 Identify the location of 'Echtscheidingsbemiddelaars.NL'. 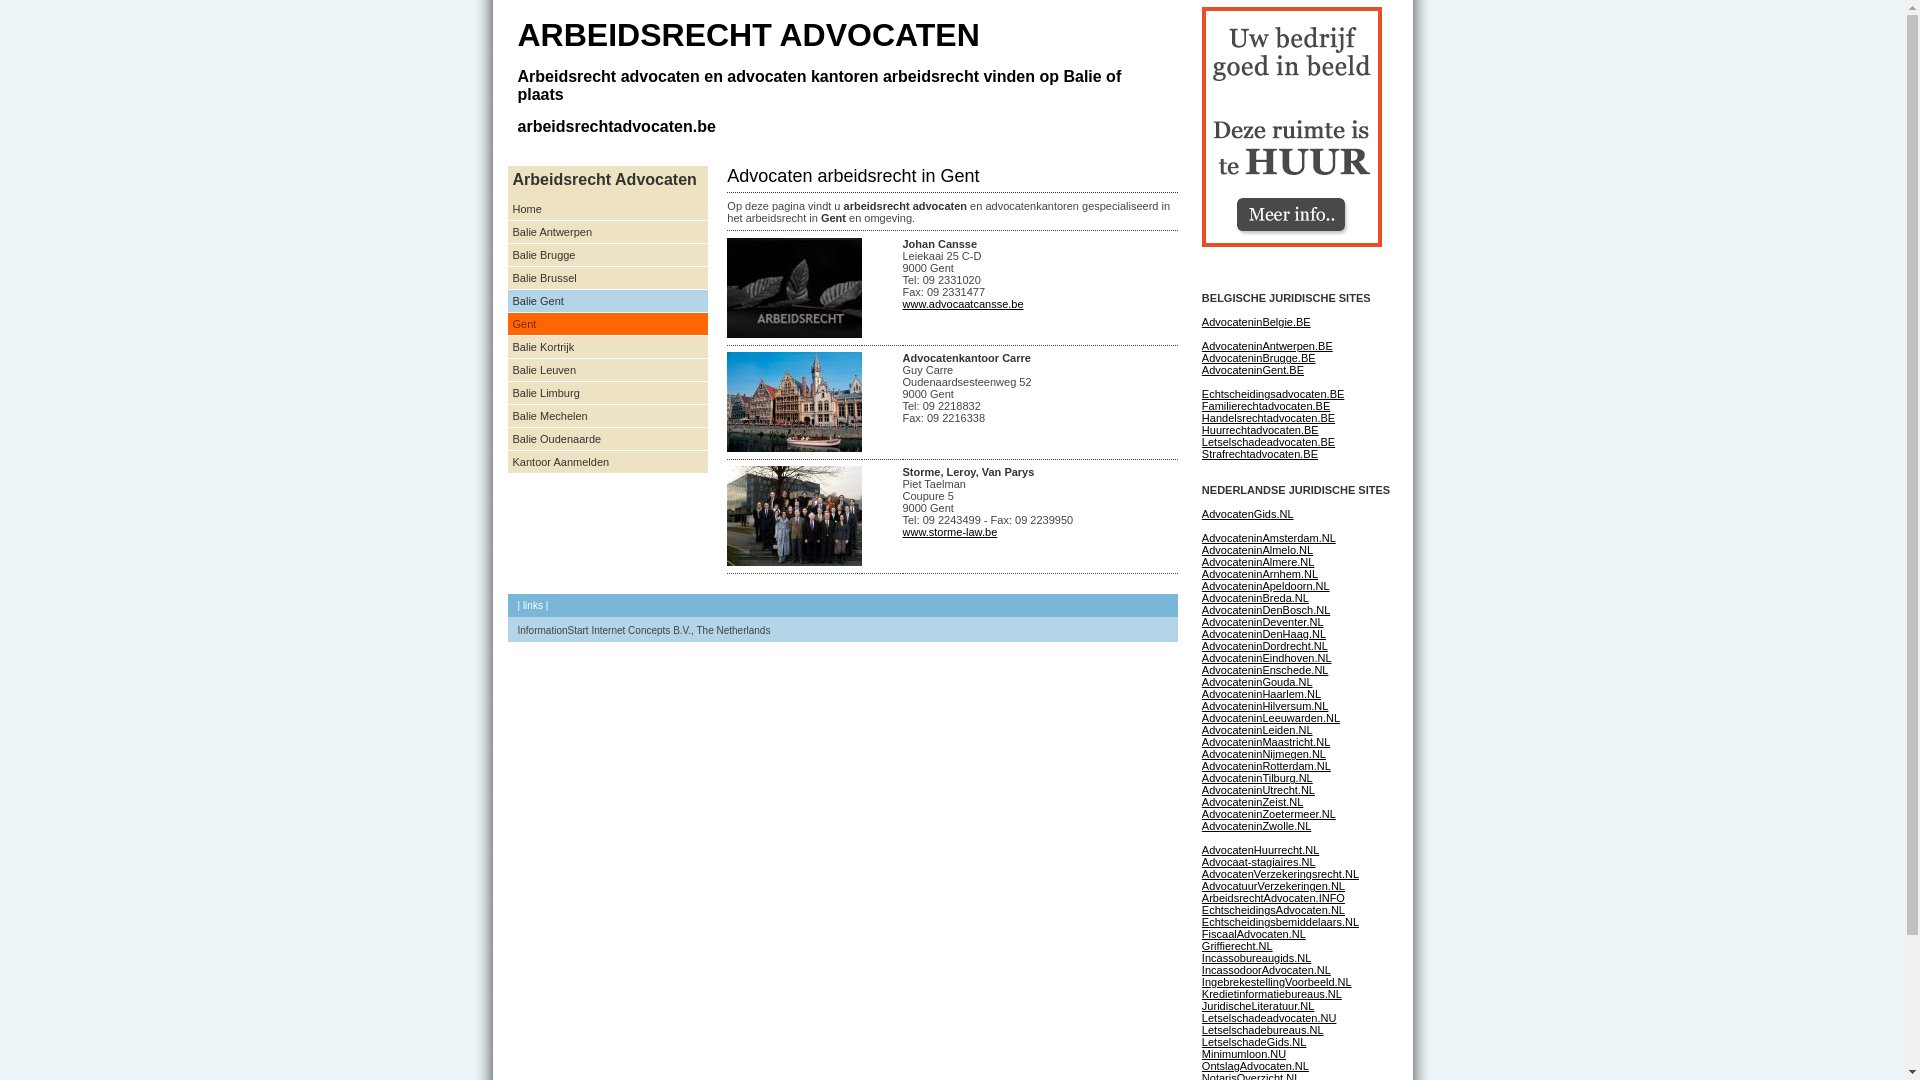
(1280, 921).